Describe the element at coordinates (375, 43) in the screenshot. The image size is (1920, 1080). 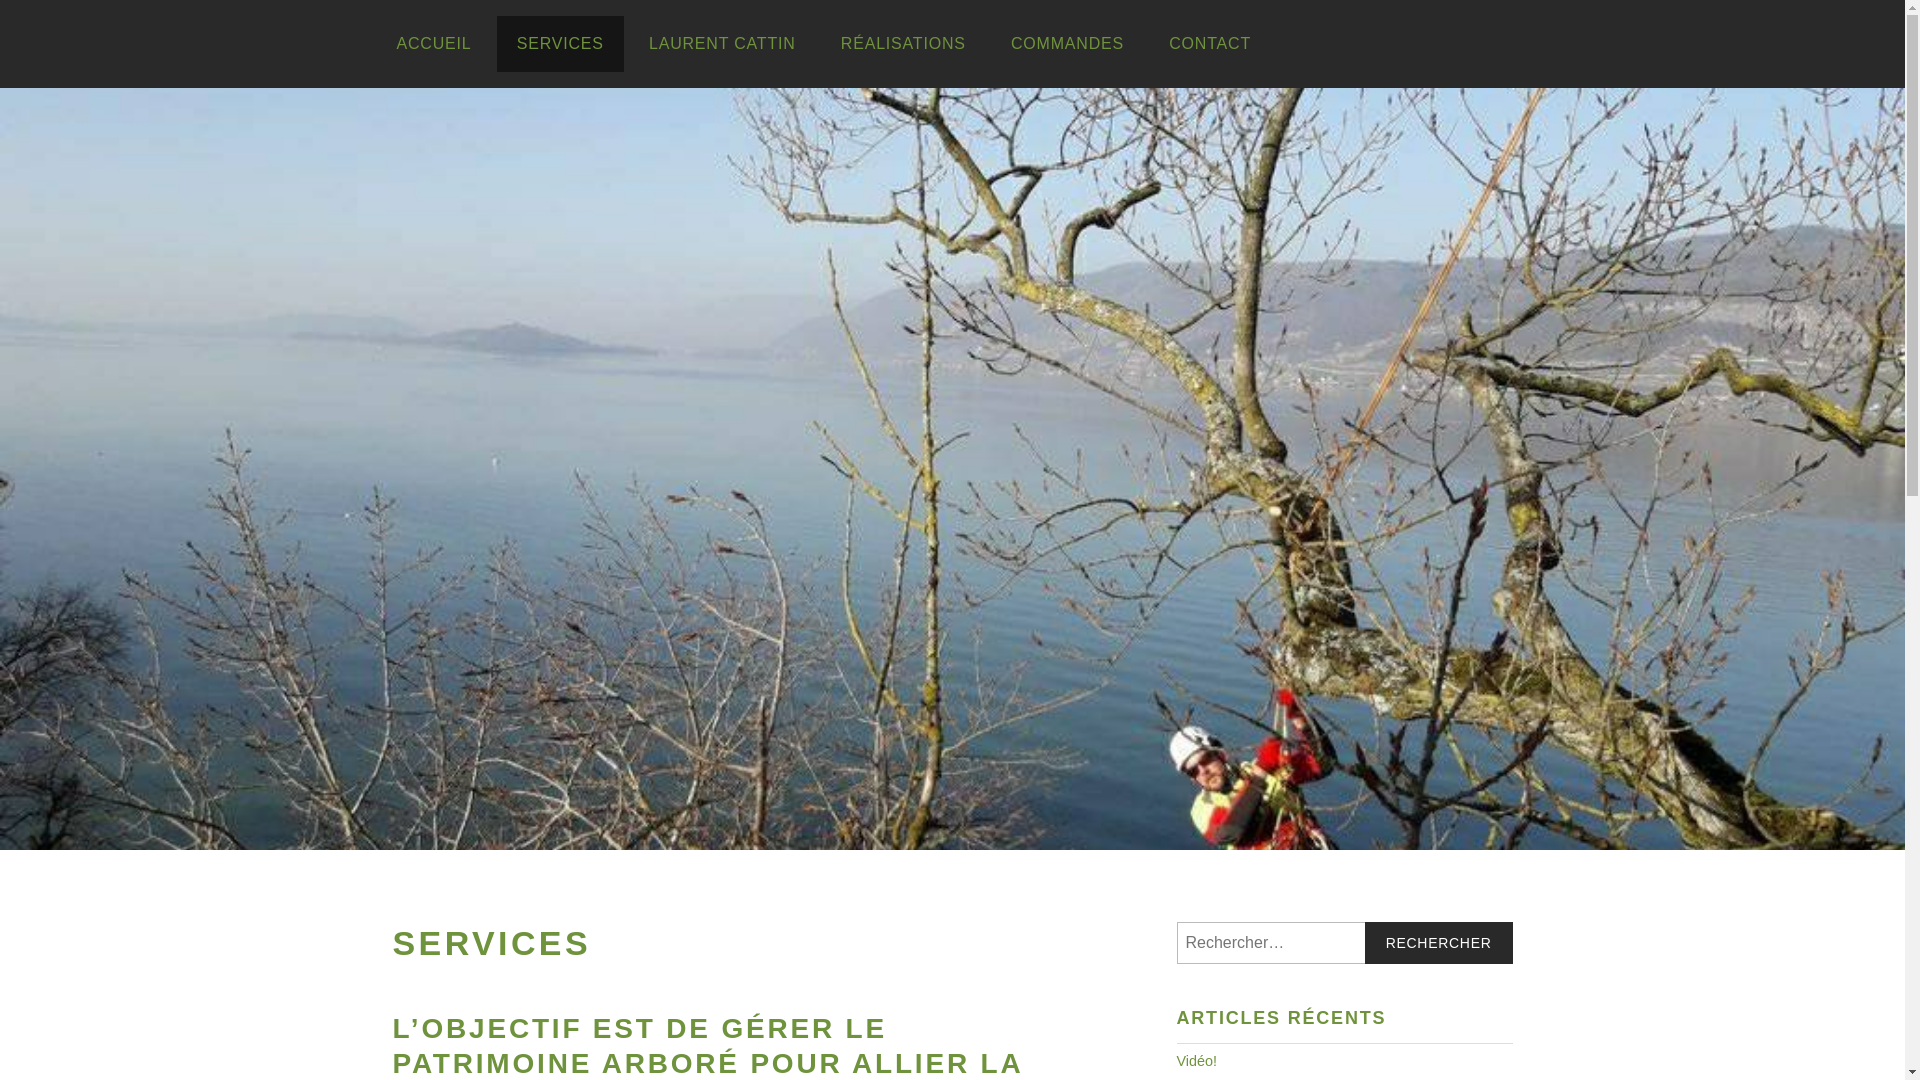
I see `'ACCUEIL'` at that location.